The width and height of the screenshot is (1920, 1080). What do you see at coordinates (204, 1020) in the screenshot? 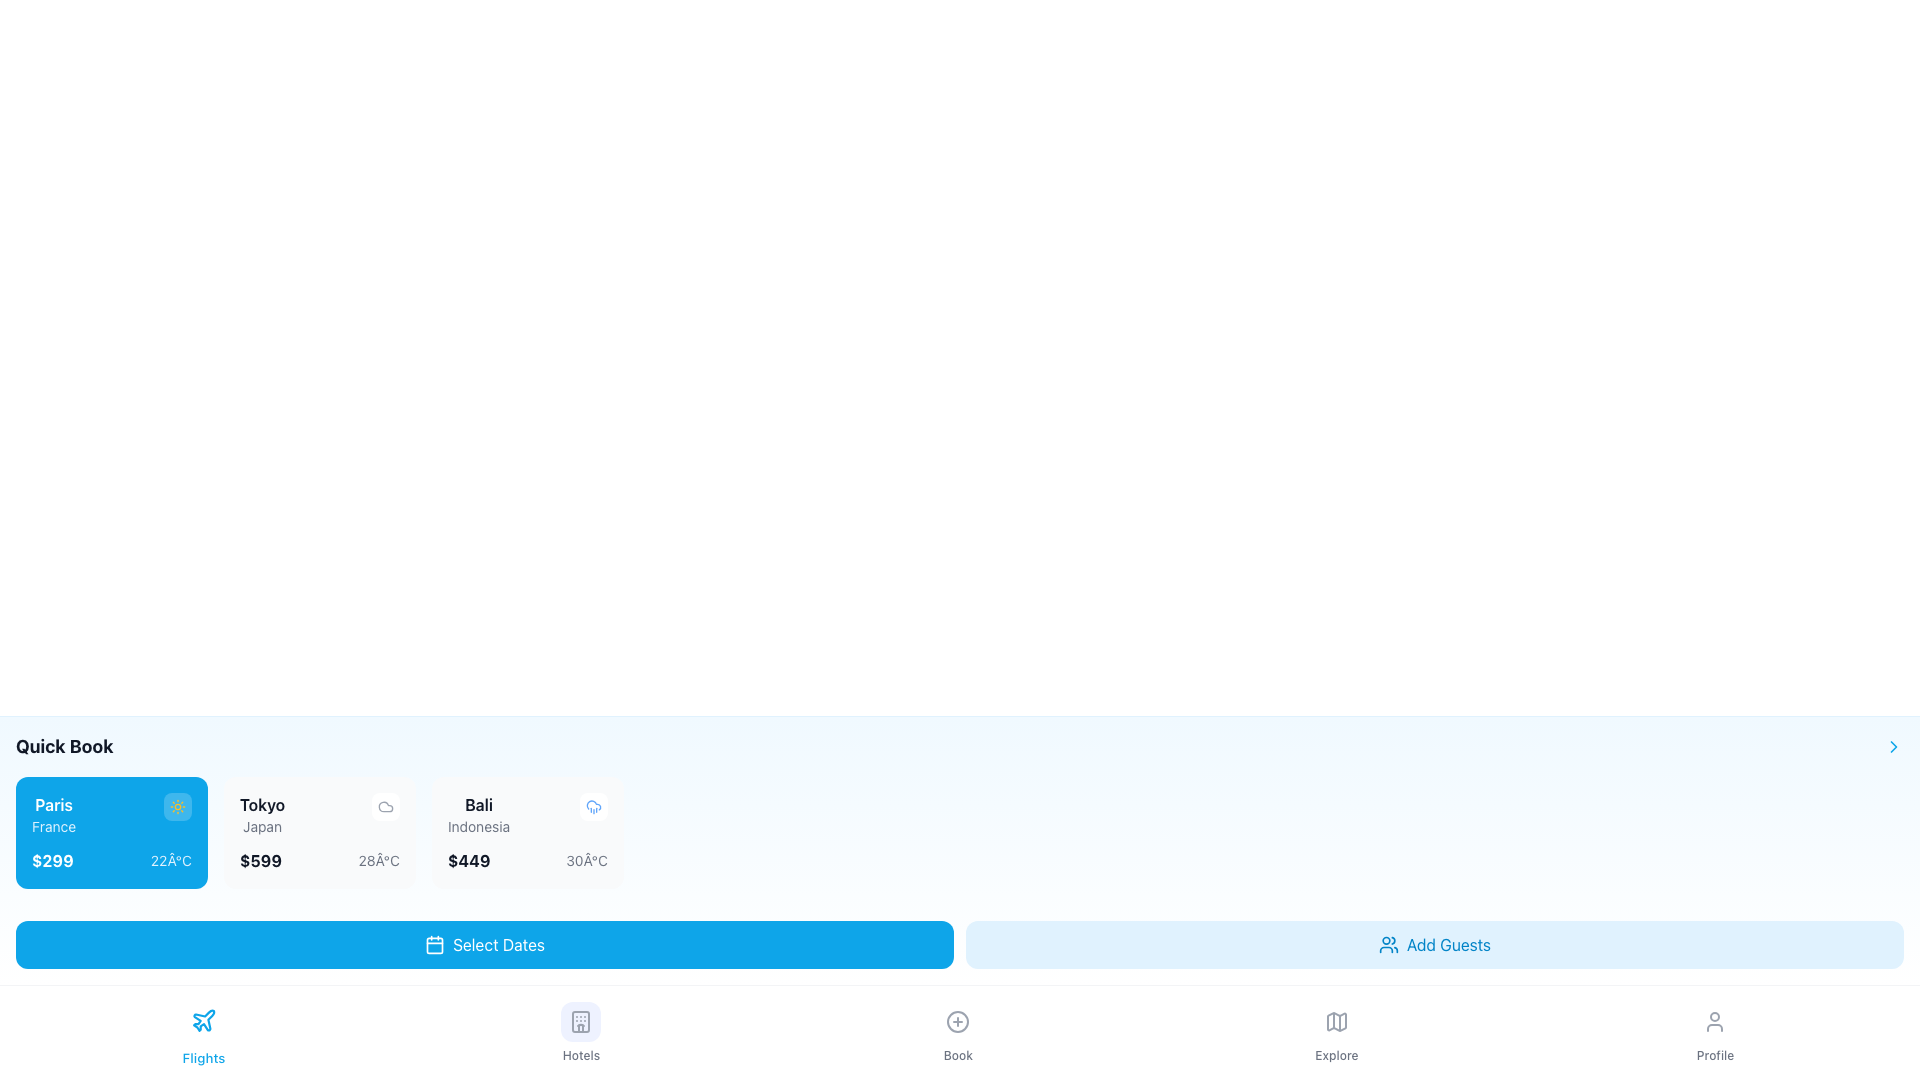
I see `the flight-related icon located within the bottom navigation bar, below the 'Flights' label, which has a light blue background and rounded edges` at bounding box center [204, 1020].